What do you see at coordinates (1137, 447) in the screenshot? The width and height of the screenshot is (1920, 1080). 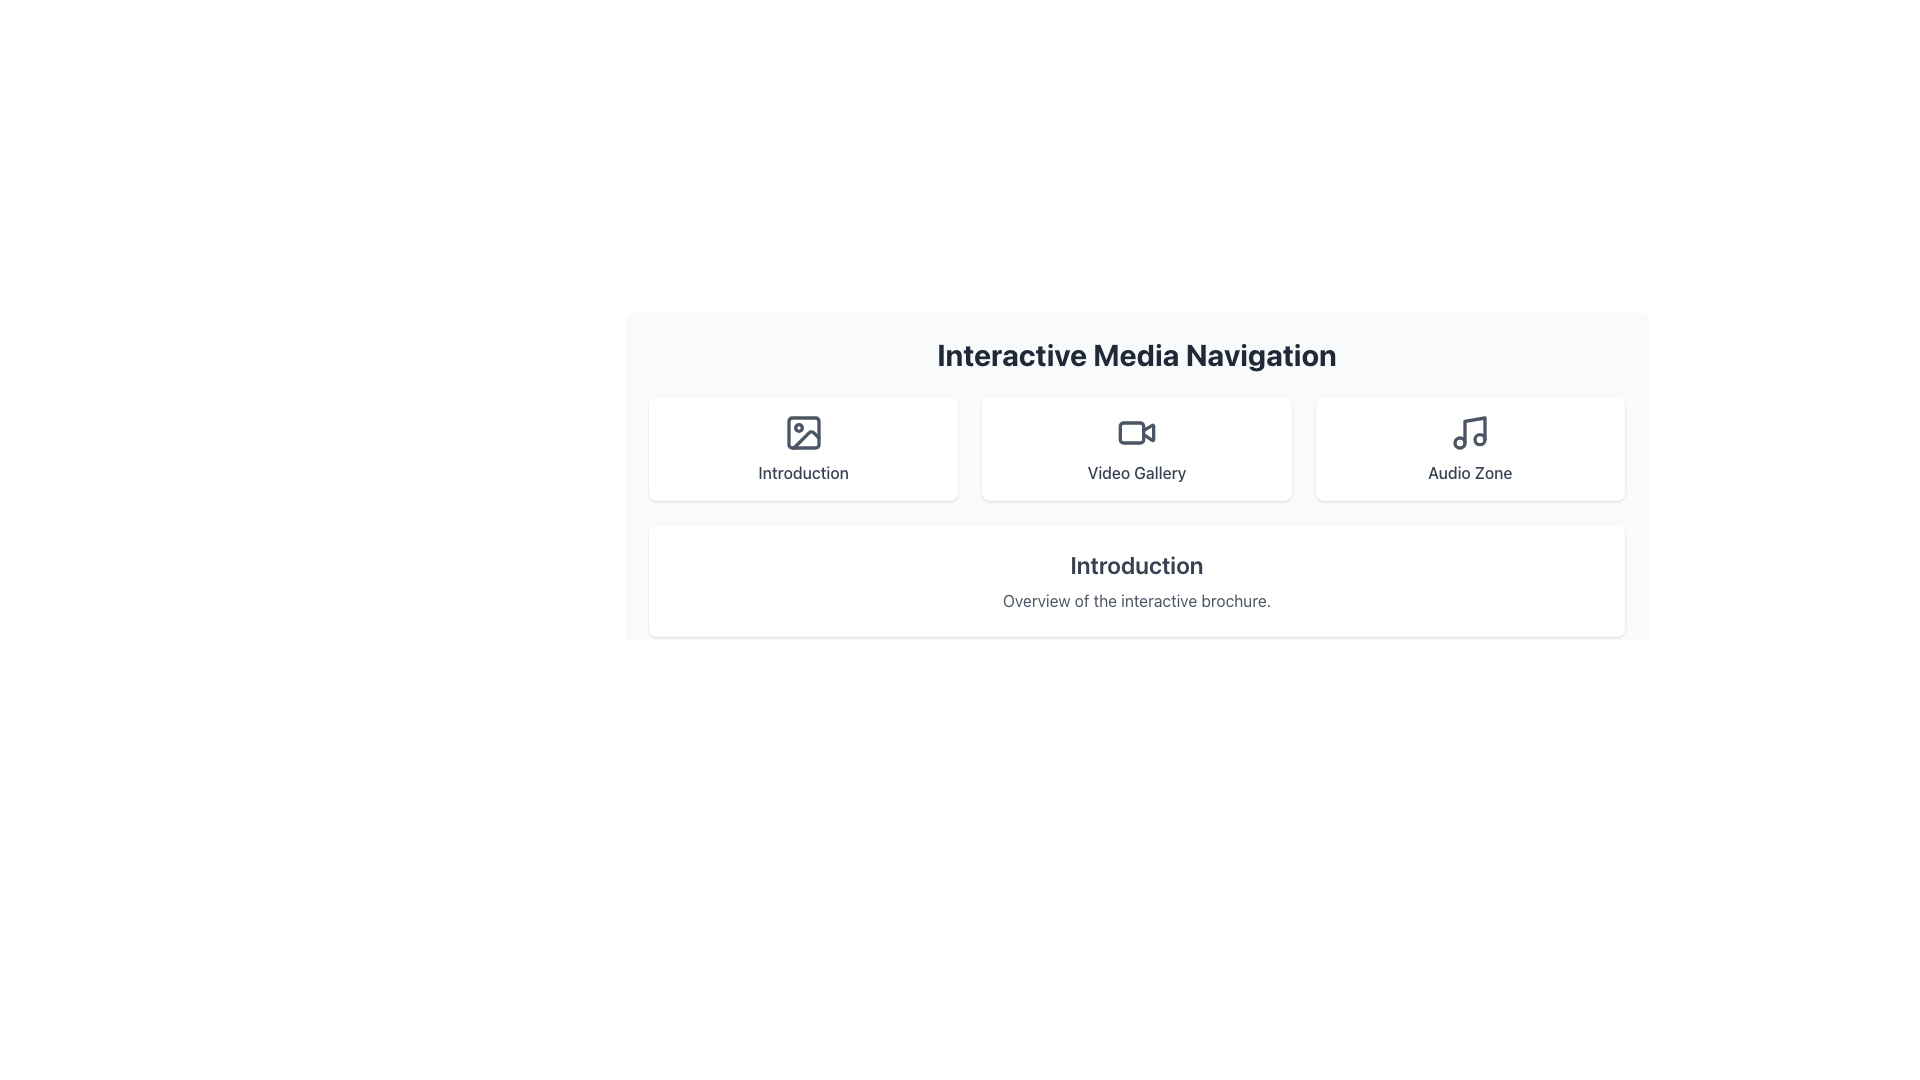 I see `the navigation button located between 'Introduction' and 'Audio Zone'` at bounding box center [1137, 447].